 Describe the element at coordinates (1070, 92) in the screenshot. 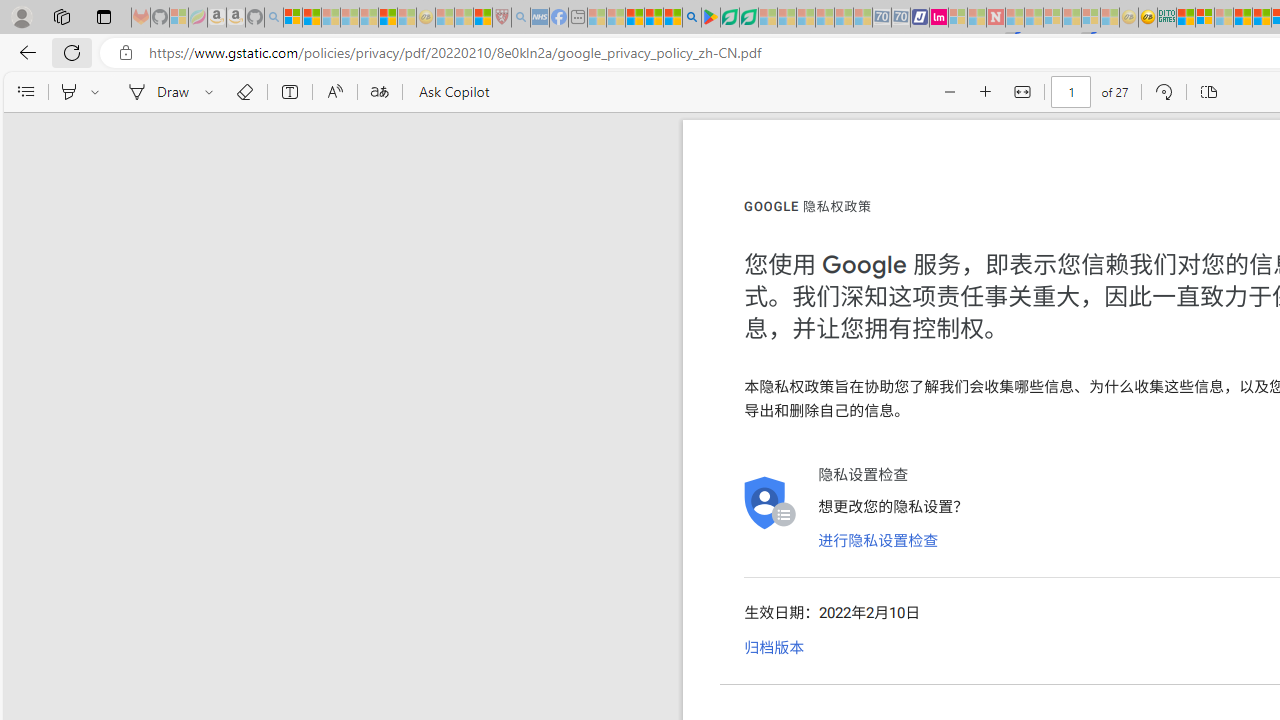

I see `'Page number'` at that location.